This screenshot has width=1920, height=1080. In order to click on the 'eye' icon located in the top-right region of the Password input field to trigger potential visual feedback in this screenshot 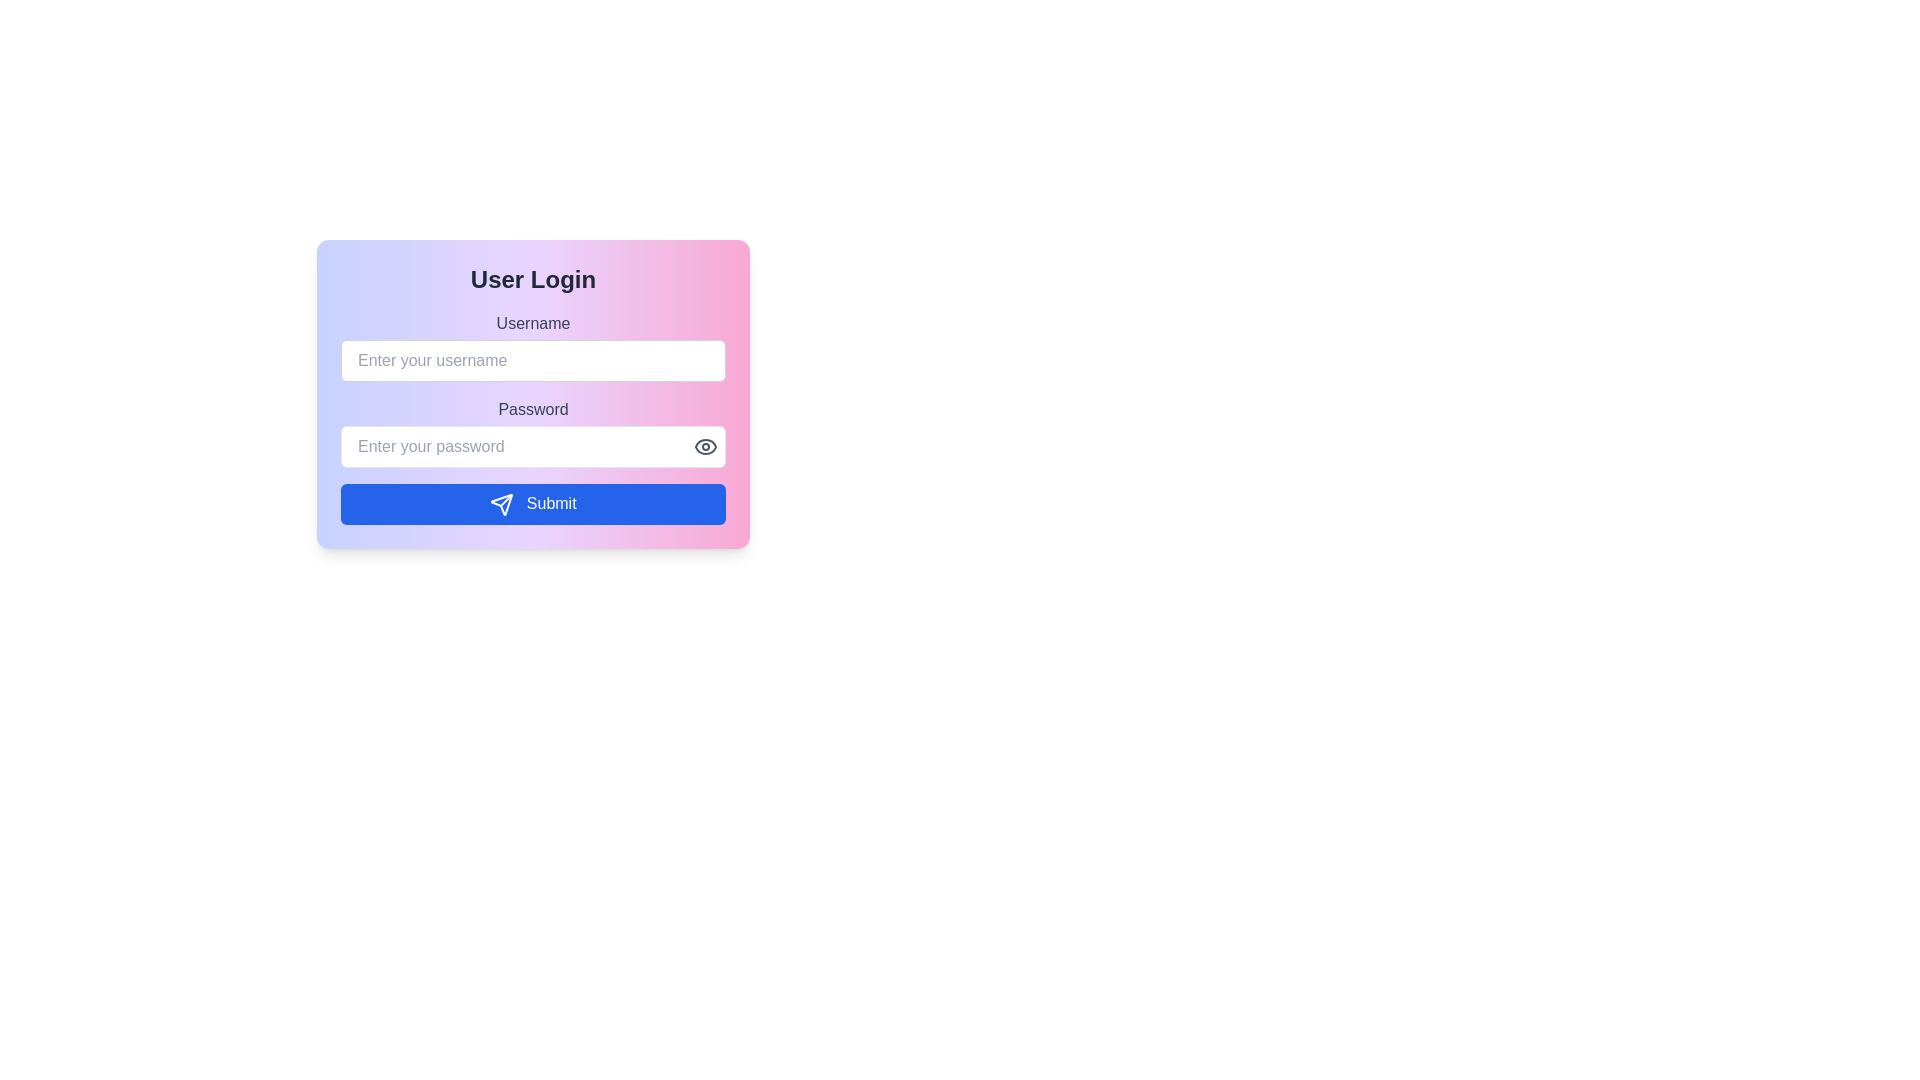, I will do `click(705, 446)`.